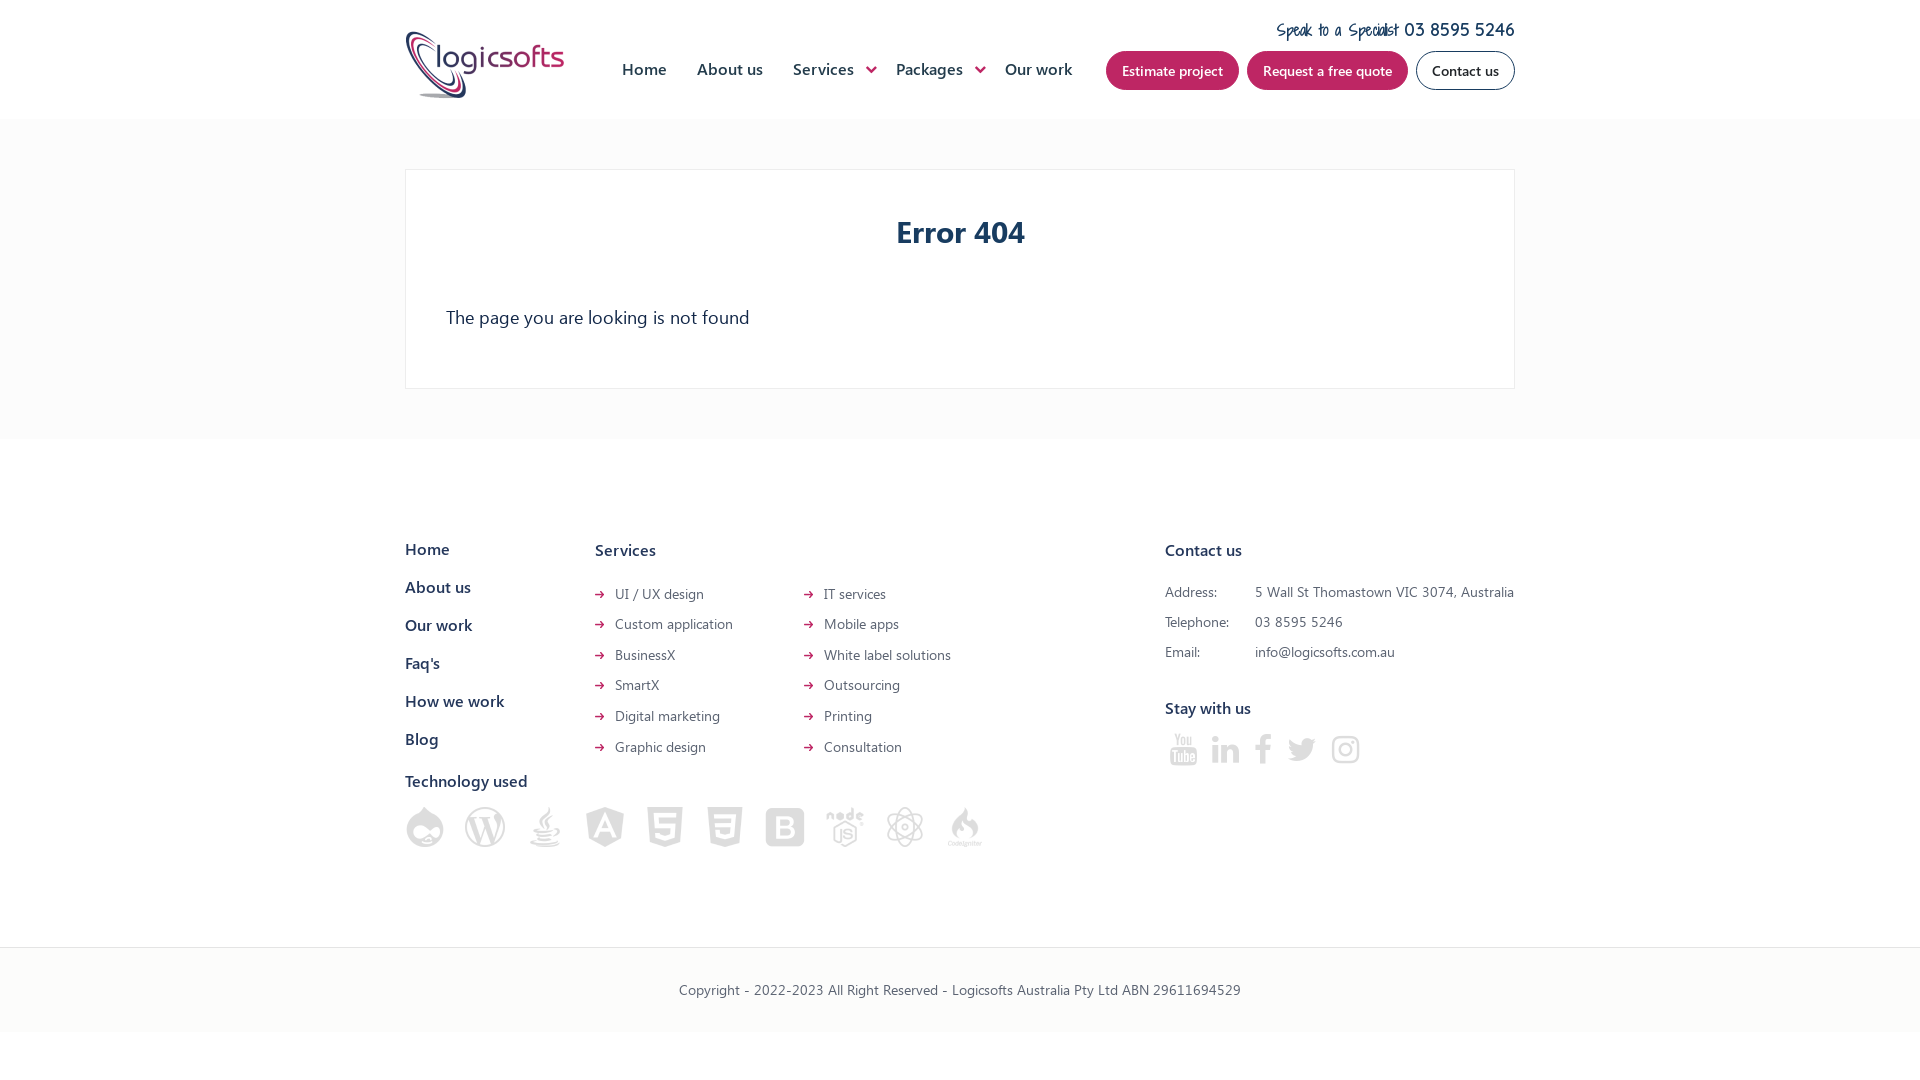 Image resolution: width=1920 pixels, height=1080 pixels. I want to click on 'White label solutions', so click(886, 654).